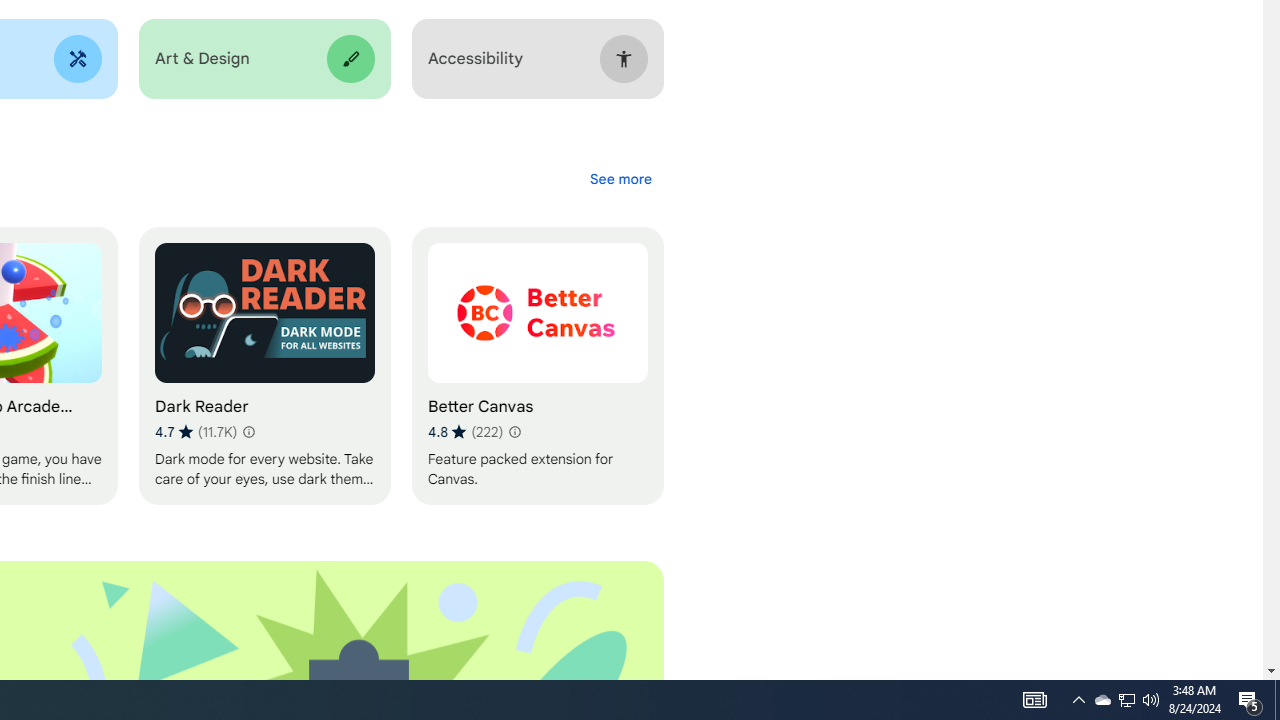 This screenshot has height=720, width=1280. What do you see at coordinates (263, 366) in the screenshot?
I see `'Dark Reader'` at bounding box center [263, 366].